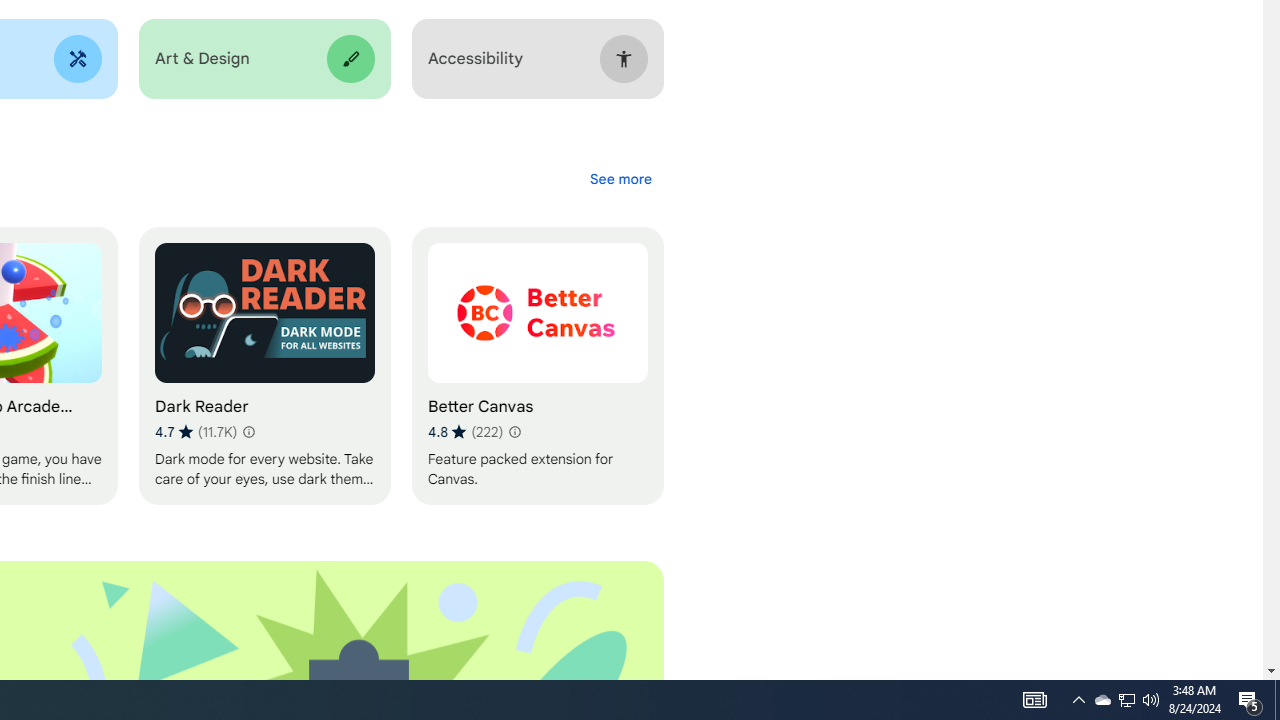 This screenshot has height=720, width=1280. What do you see at coordinates (263, 366) in the screenshot?
I see `'Dark Reader'` at bounding box center [263, 366].